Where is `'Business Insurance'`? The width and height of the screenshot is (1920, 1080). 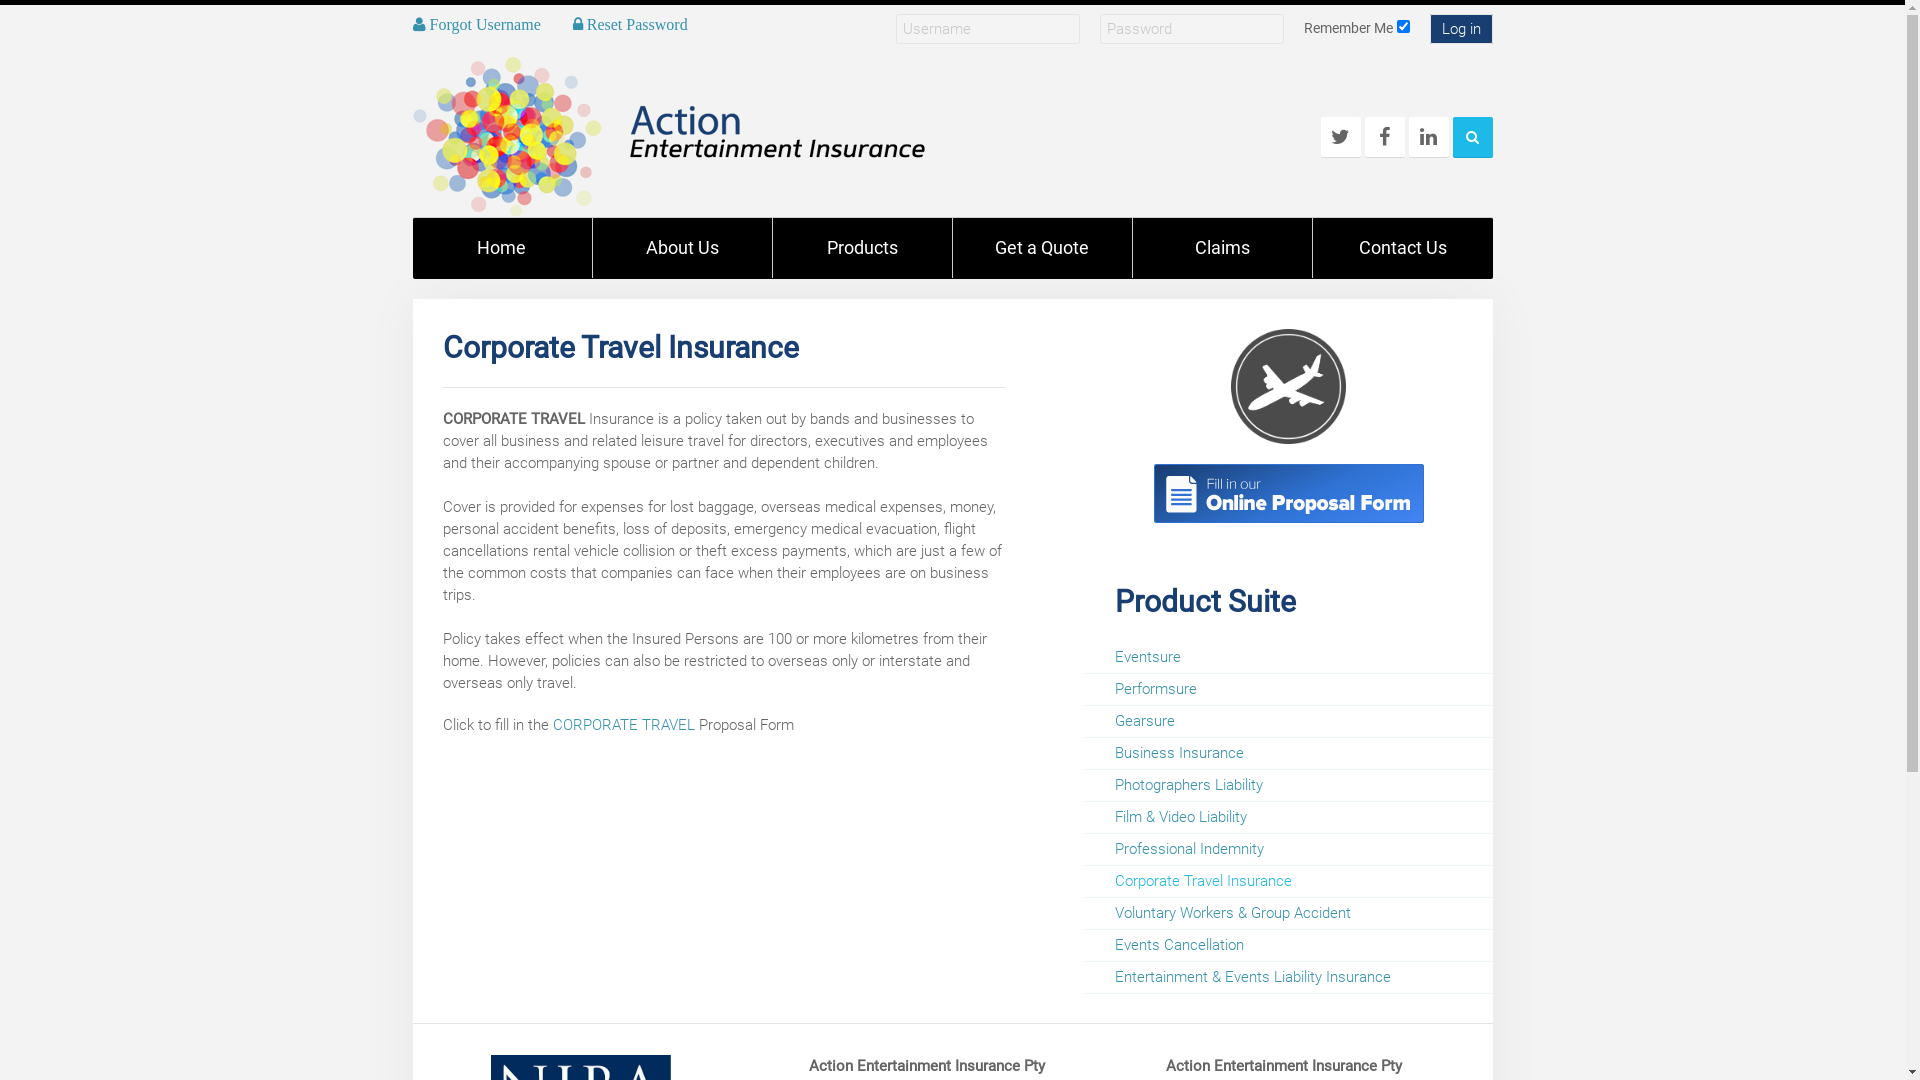
'Business Insurance' is located at coordinates (1083, 752).